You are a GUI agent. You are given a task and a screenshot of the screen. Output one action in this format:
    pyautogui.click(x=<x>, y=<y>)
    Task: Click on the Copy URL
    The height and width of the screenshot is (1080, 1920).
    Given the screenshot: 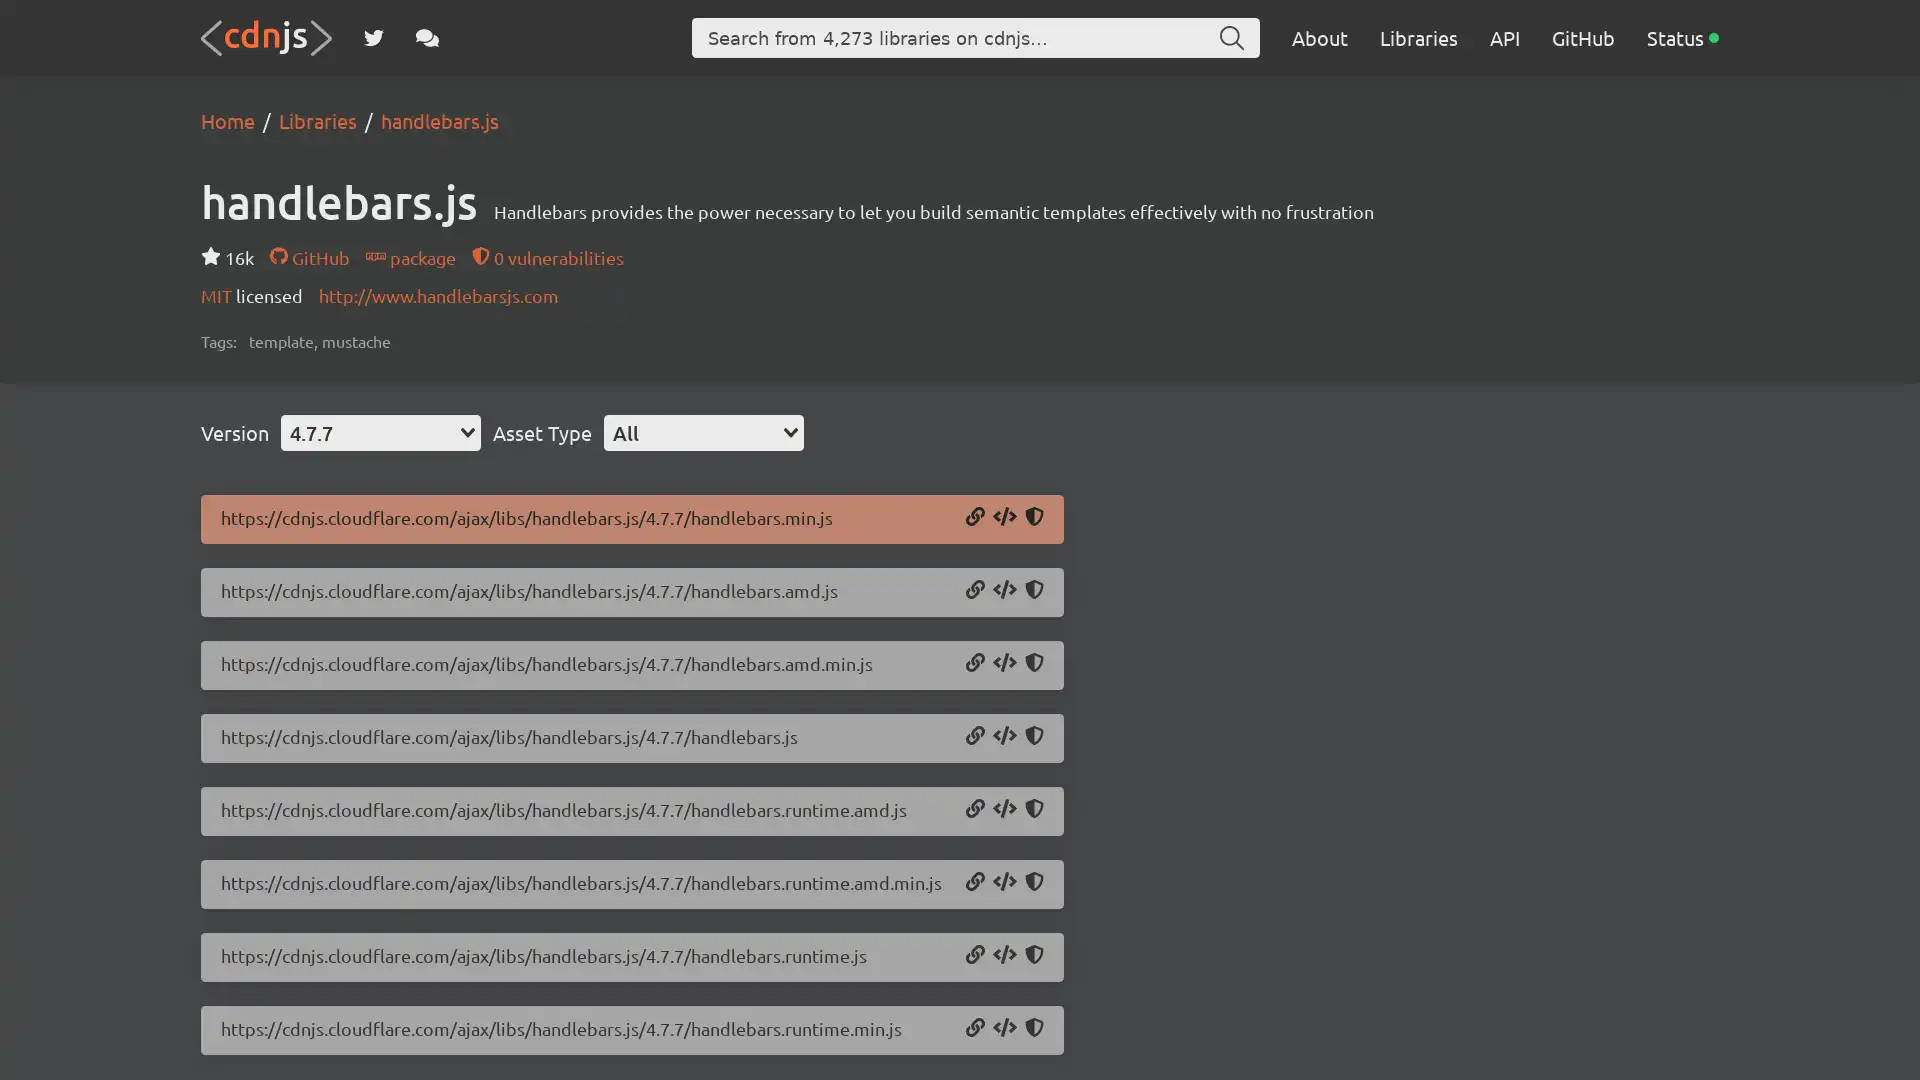 What is the action you would take?
    pyautogui.click(x=975, y=664)
    